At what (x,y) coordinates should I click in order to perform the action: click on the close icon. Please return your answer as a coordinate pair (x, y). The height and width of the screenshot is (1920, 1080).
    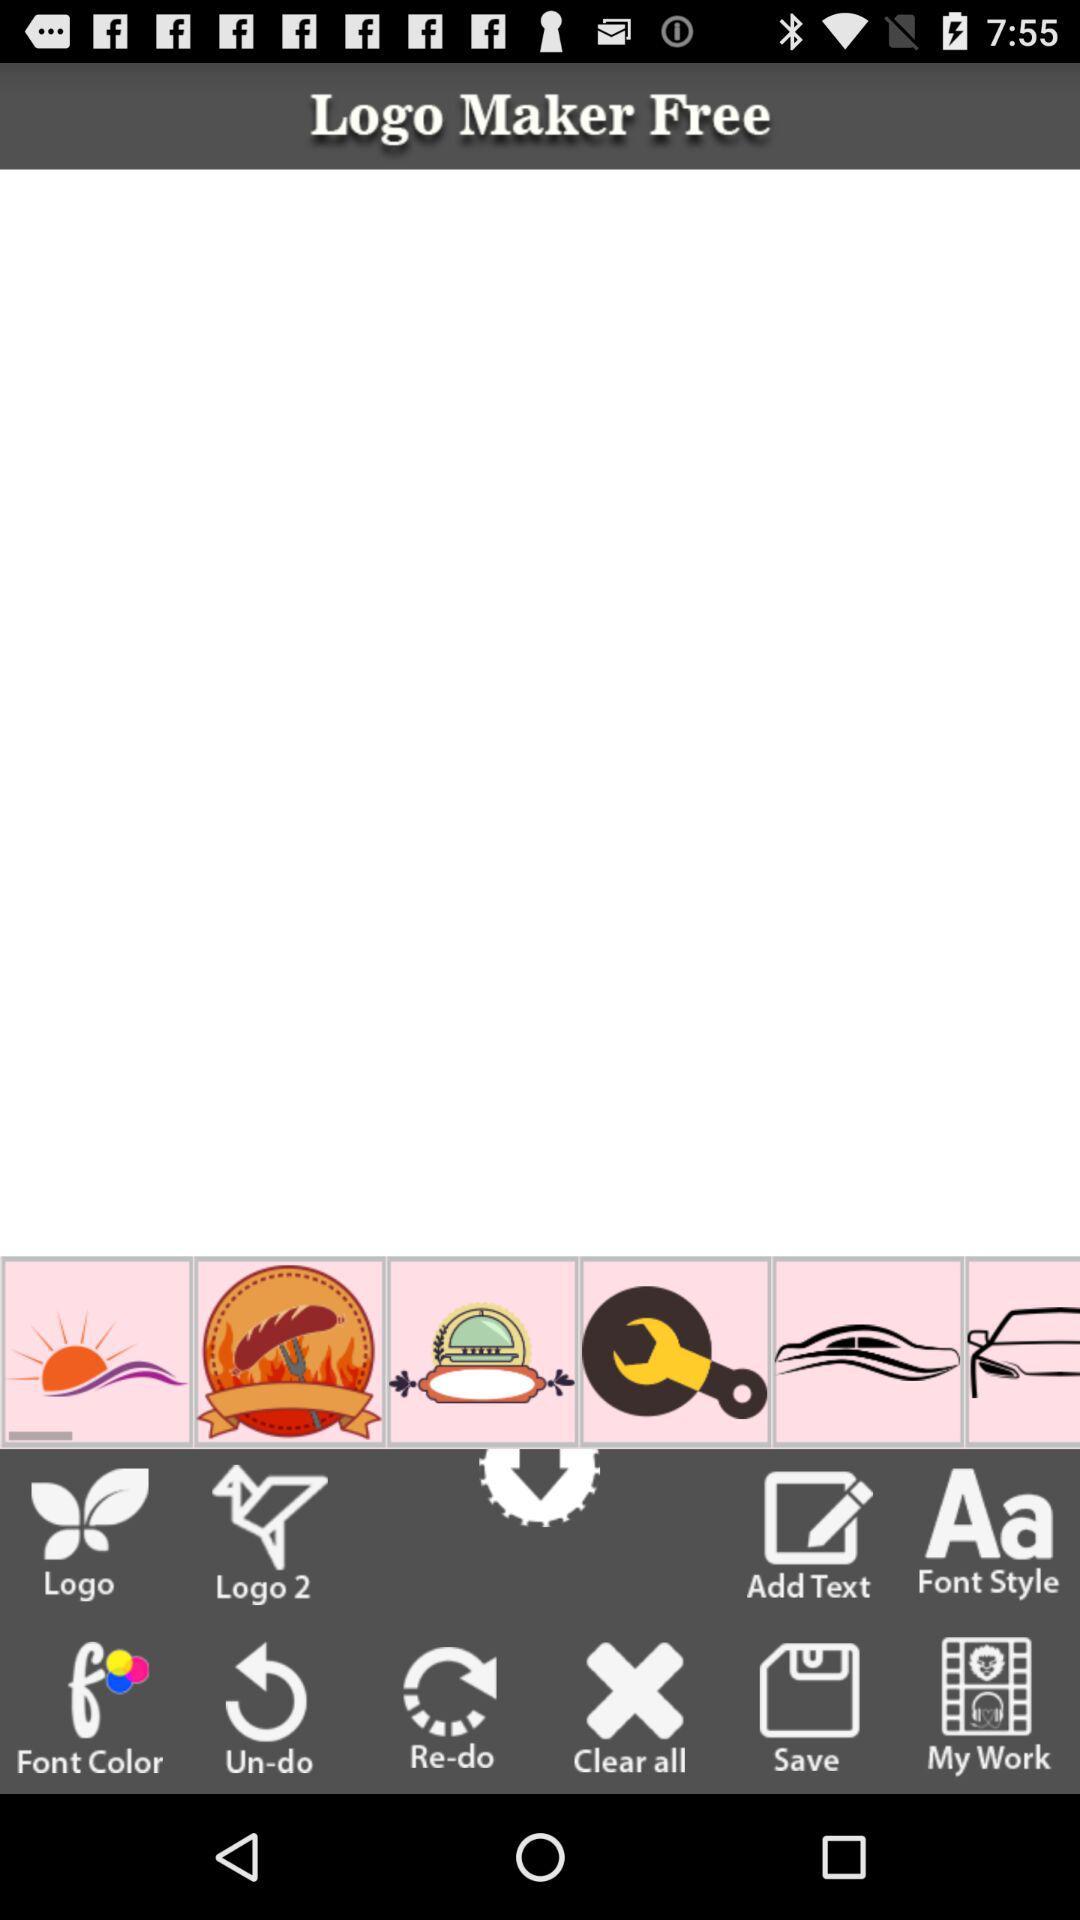
    Looking at the image, I should click on (628, 1827).